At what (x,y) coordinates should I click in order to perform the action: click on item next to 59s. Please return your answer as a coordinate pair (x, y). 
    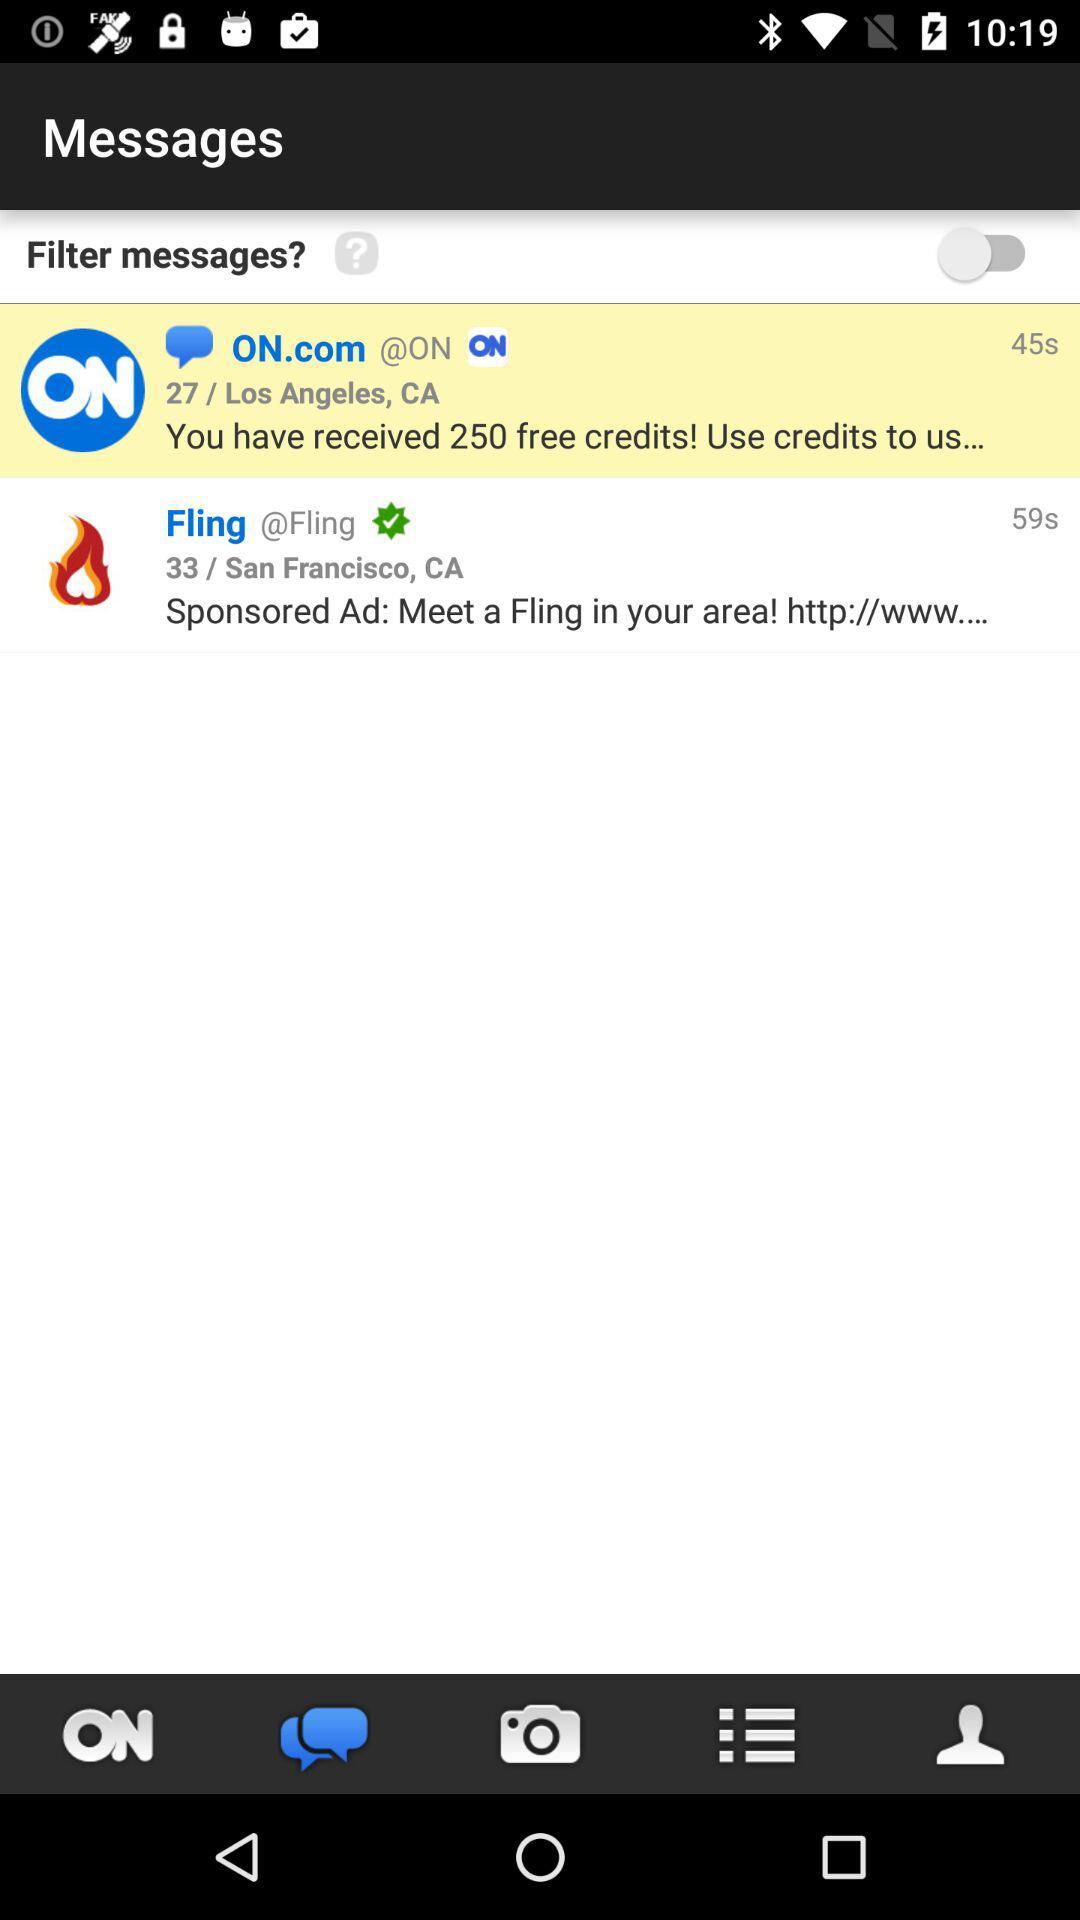
    Looking at the image, I should click on (314, 565).